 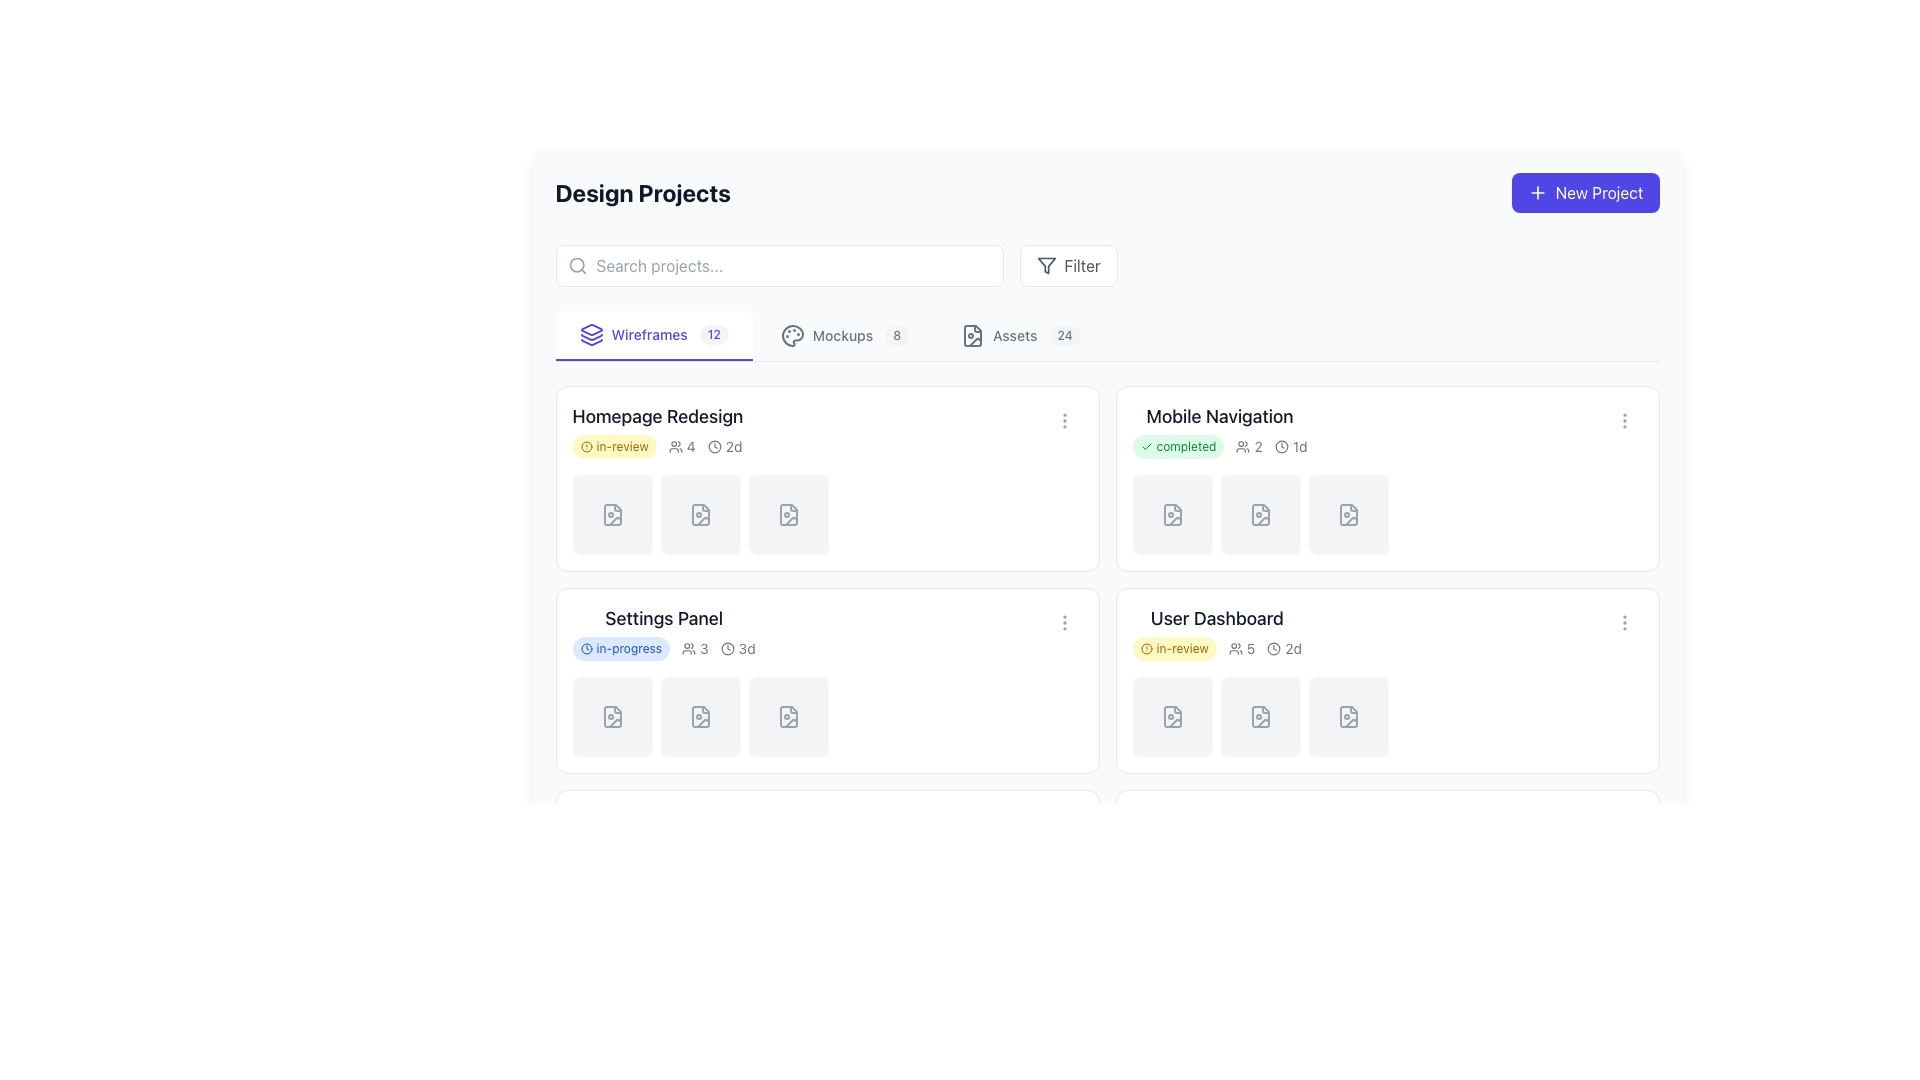 I want to click on the 'User Dashboard' composite card component located in the lower-right quadrant of the grid layout, so click(x=1216, y=632).